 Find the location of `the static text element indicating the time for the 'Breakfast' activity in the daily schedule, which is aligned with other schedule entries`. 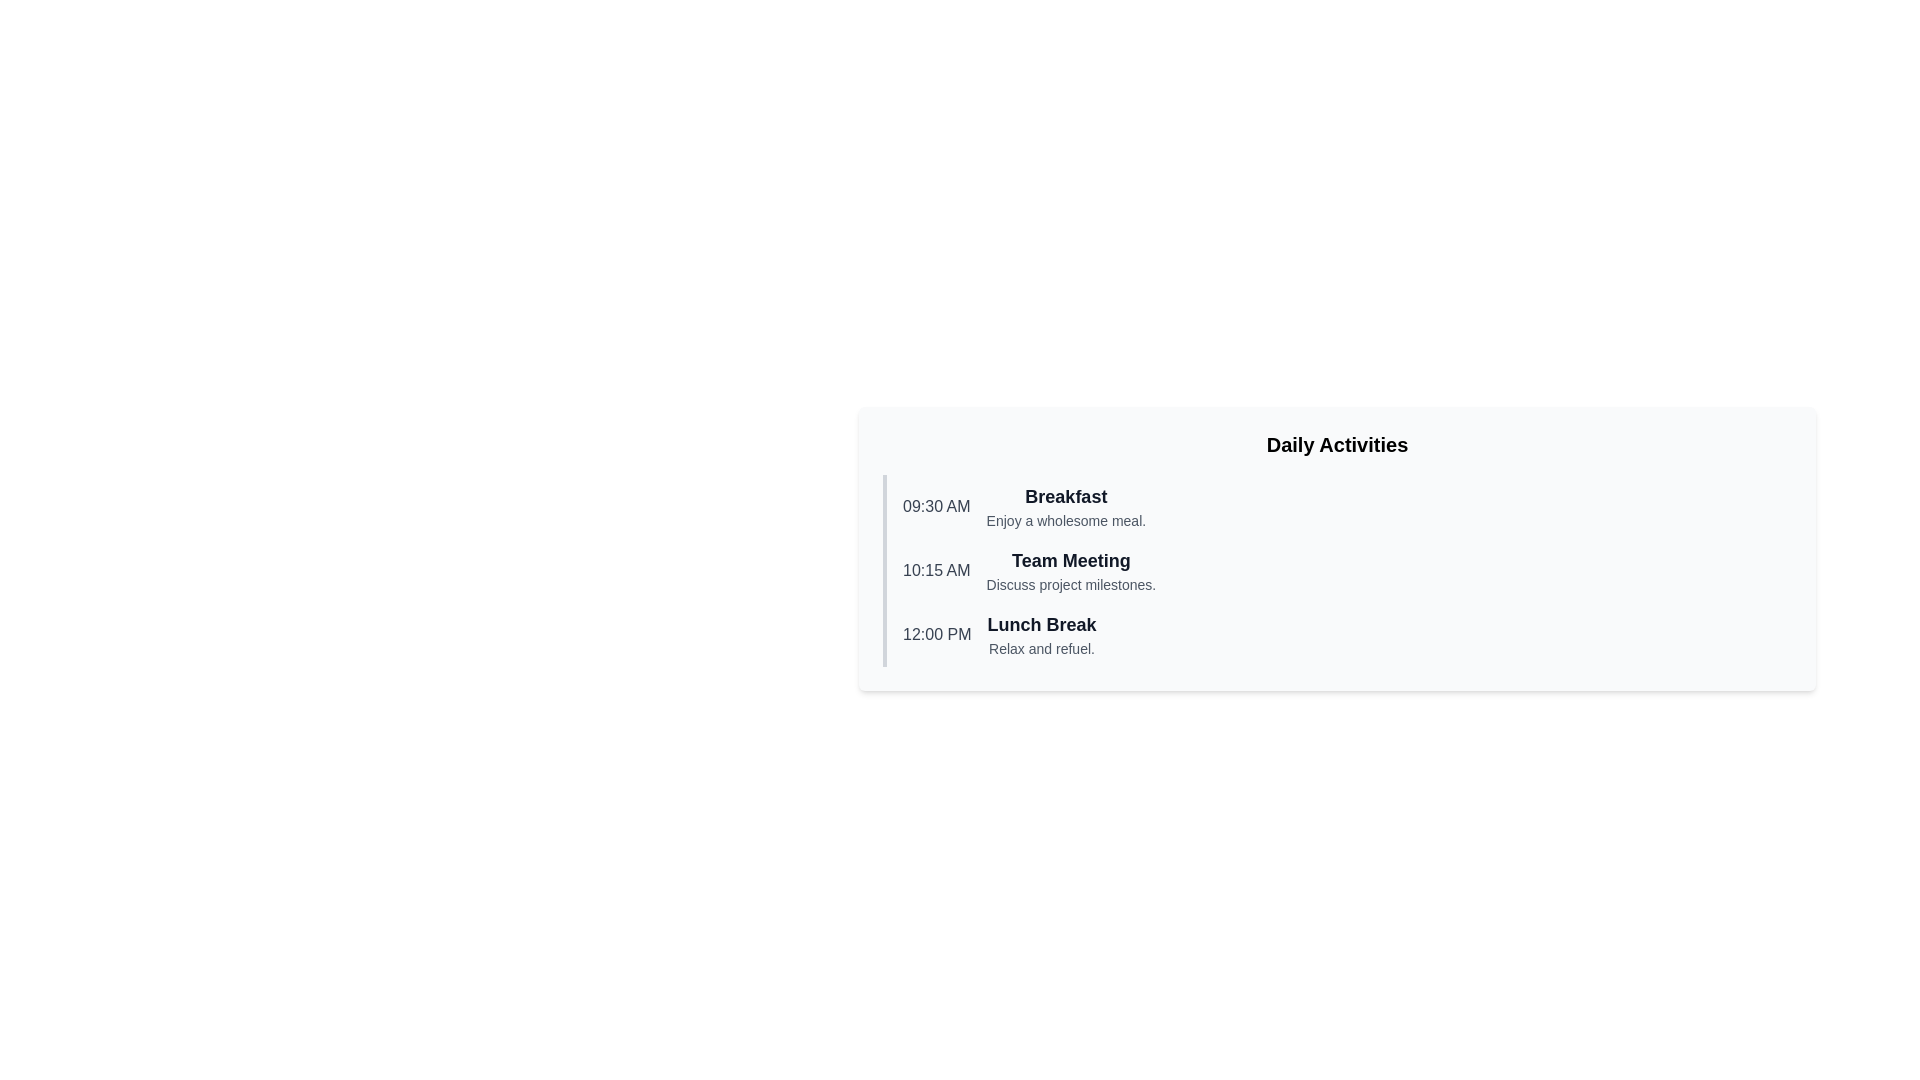

the static text element indicating the time for the 'Breakfast' activity in the daily schedule, which is aligned with other schedule entries is located at coordinates (935, 505).